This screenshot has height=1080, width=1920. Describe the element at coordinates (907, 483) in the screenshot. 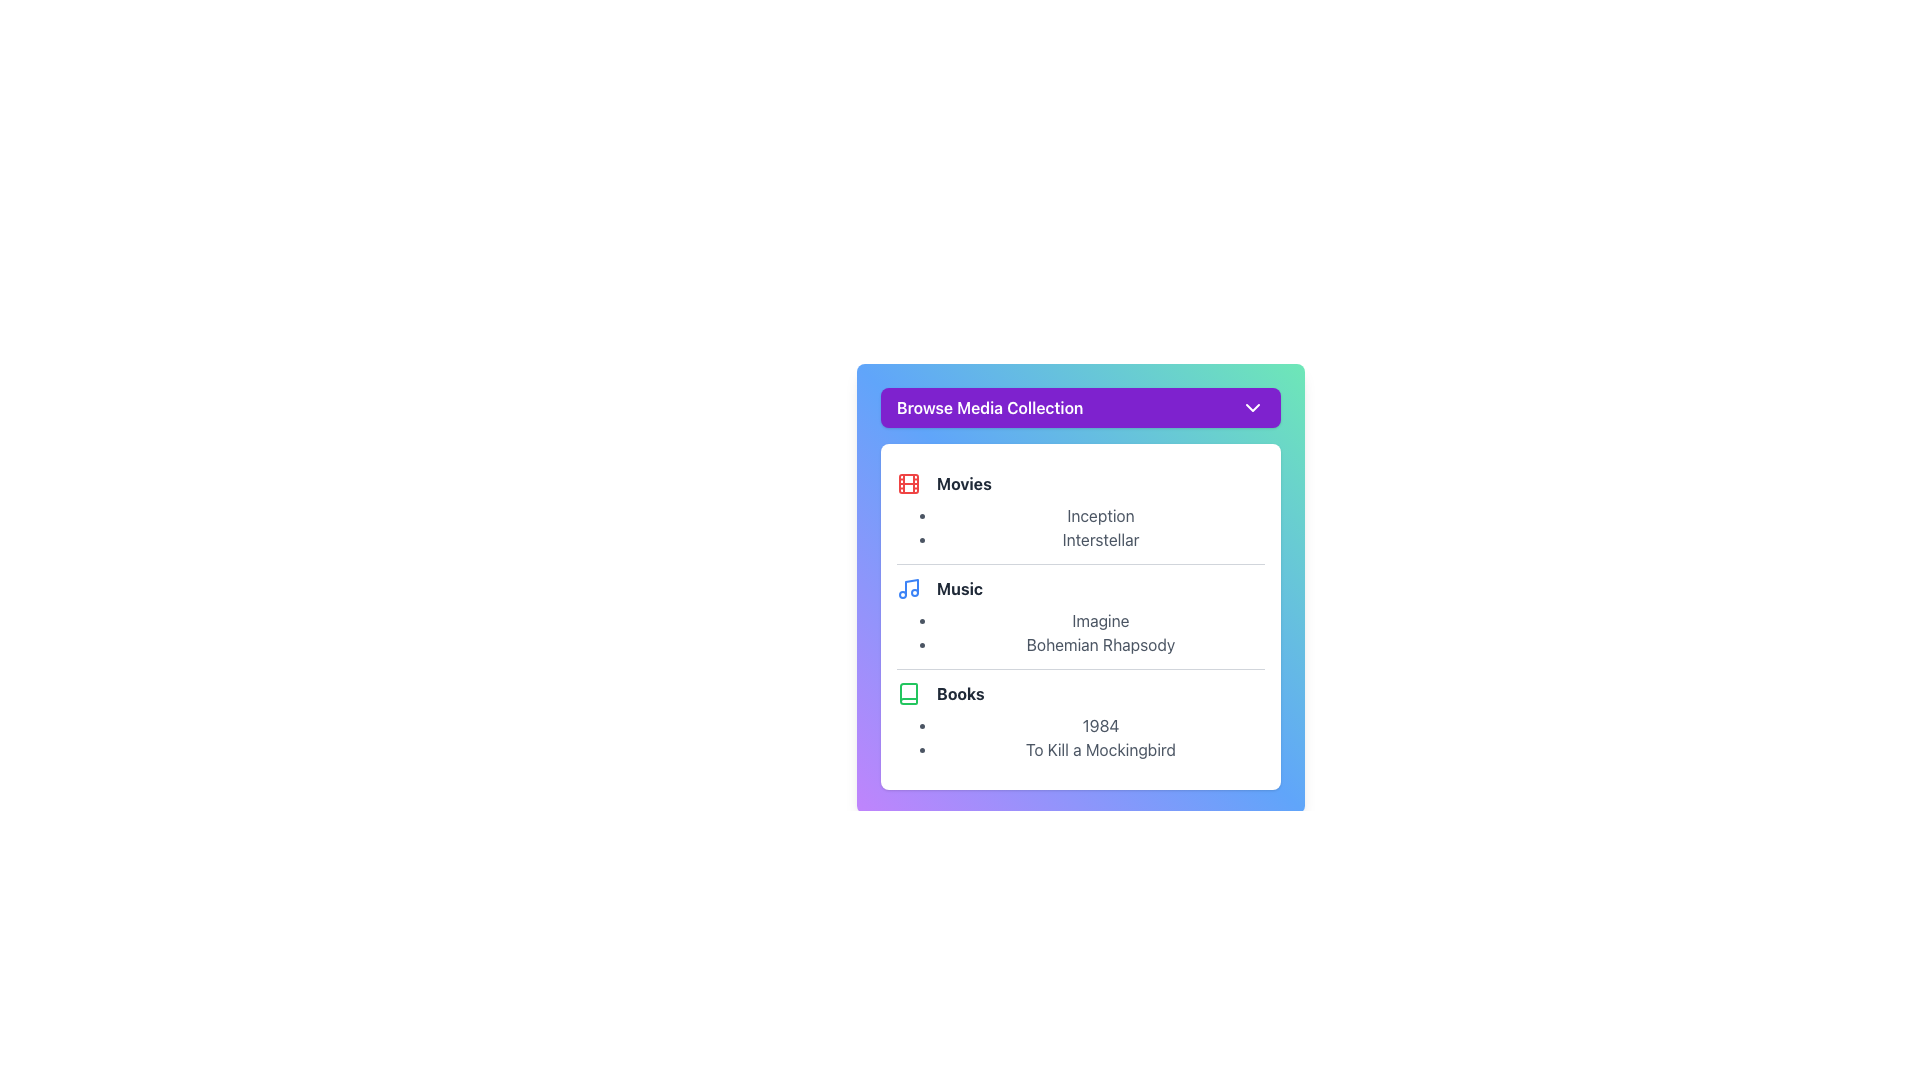

I see `the red rectangle icon styled like a minimal film icon in the 'Movies' section header, located near the top of the list panel, aligned to the left of the text 'Movies'` at that location.